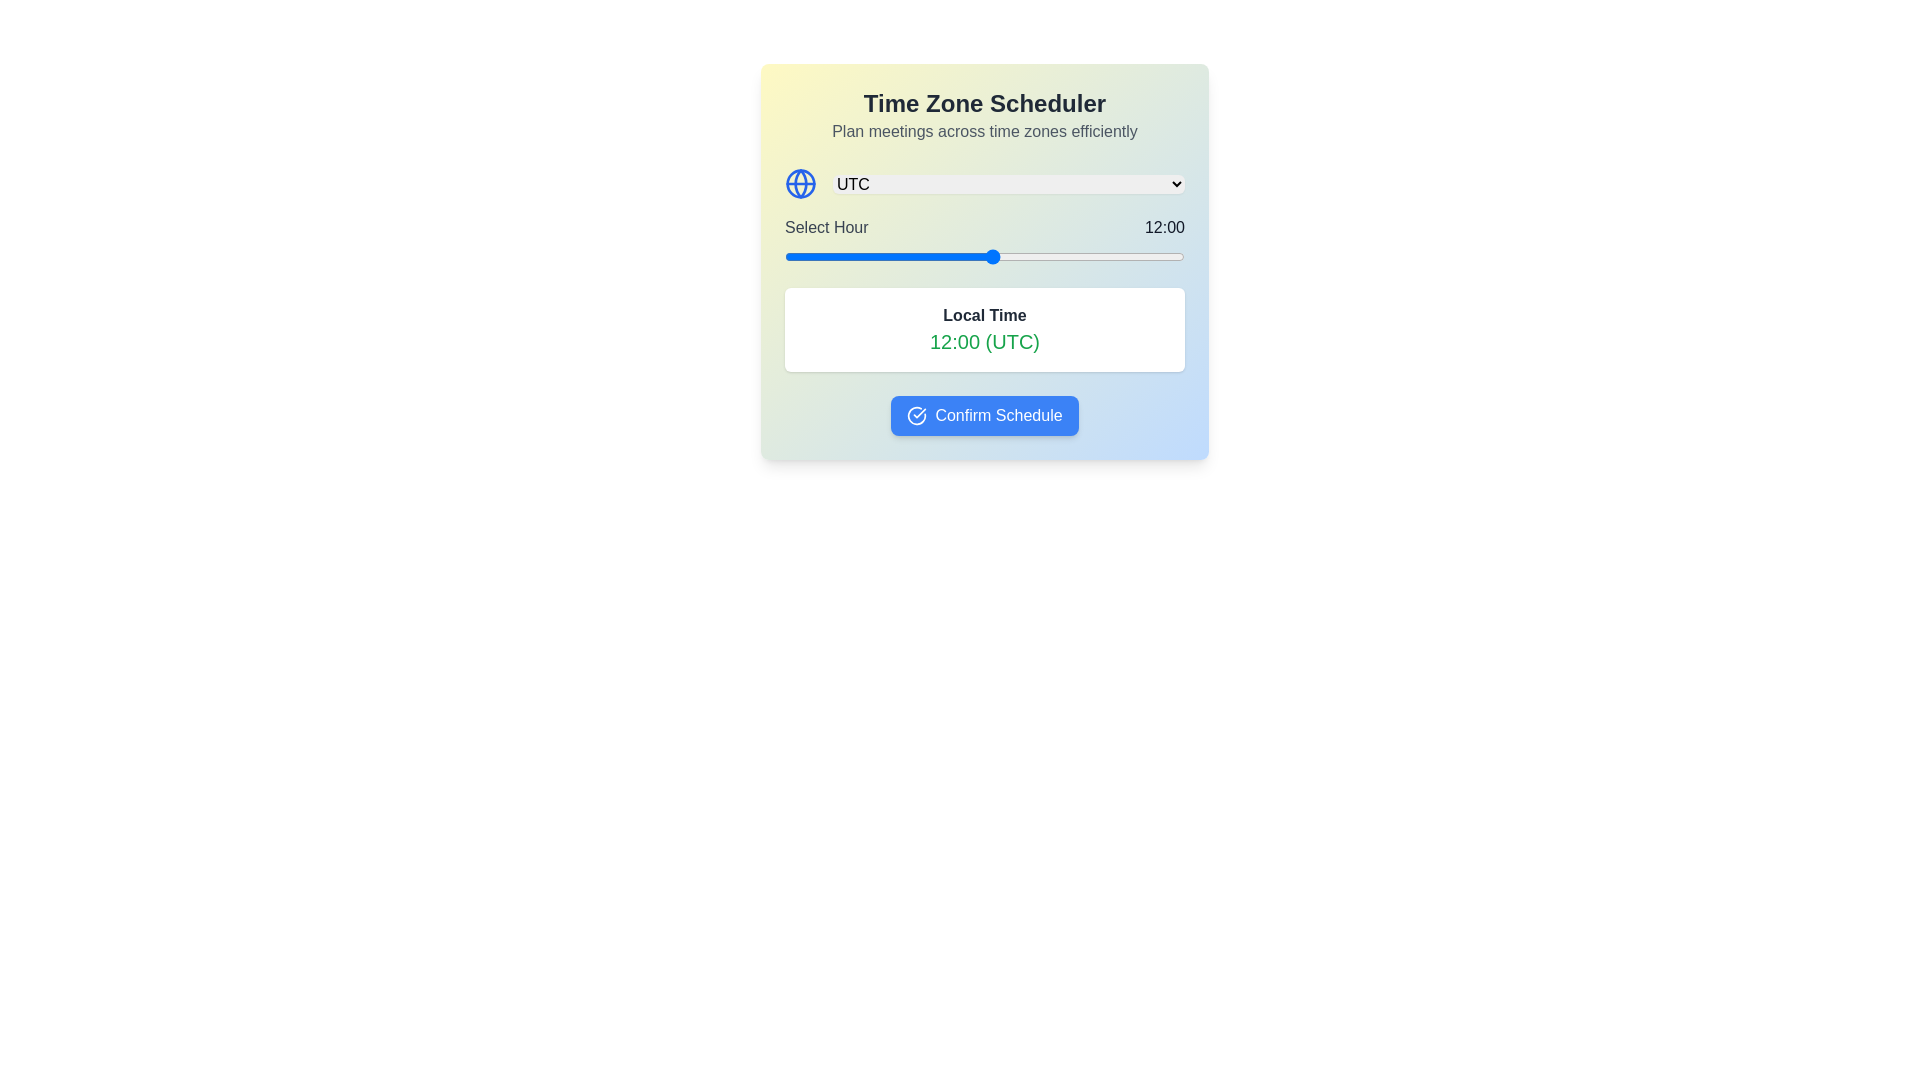 The height and width of the screenshot is (1080, 1920). Describe the element at coordinates (984, 341) in the screenshot. I see `text displayed in the Text label that shows the current time in UTC format, which is located beneath the 'Local Time' label` at that location.